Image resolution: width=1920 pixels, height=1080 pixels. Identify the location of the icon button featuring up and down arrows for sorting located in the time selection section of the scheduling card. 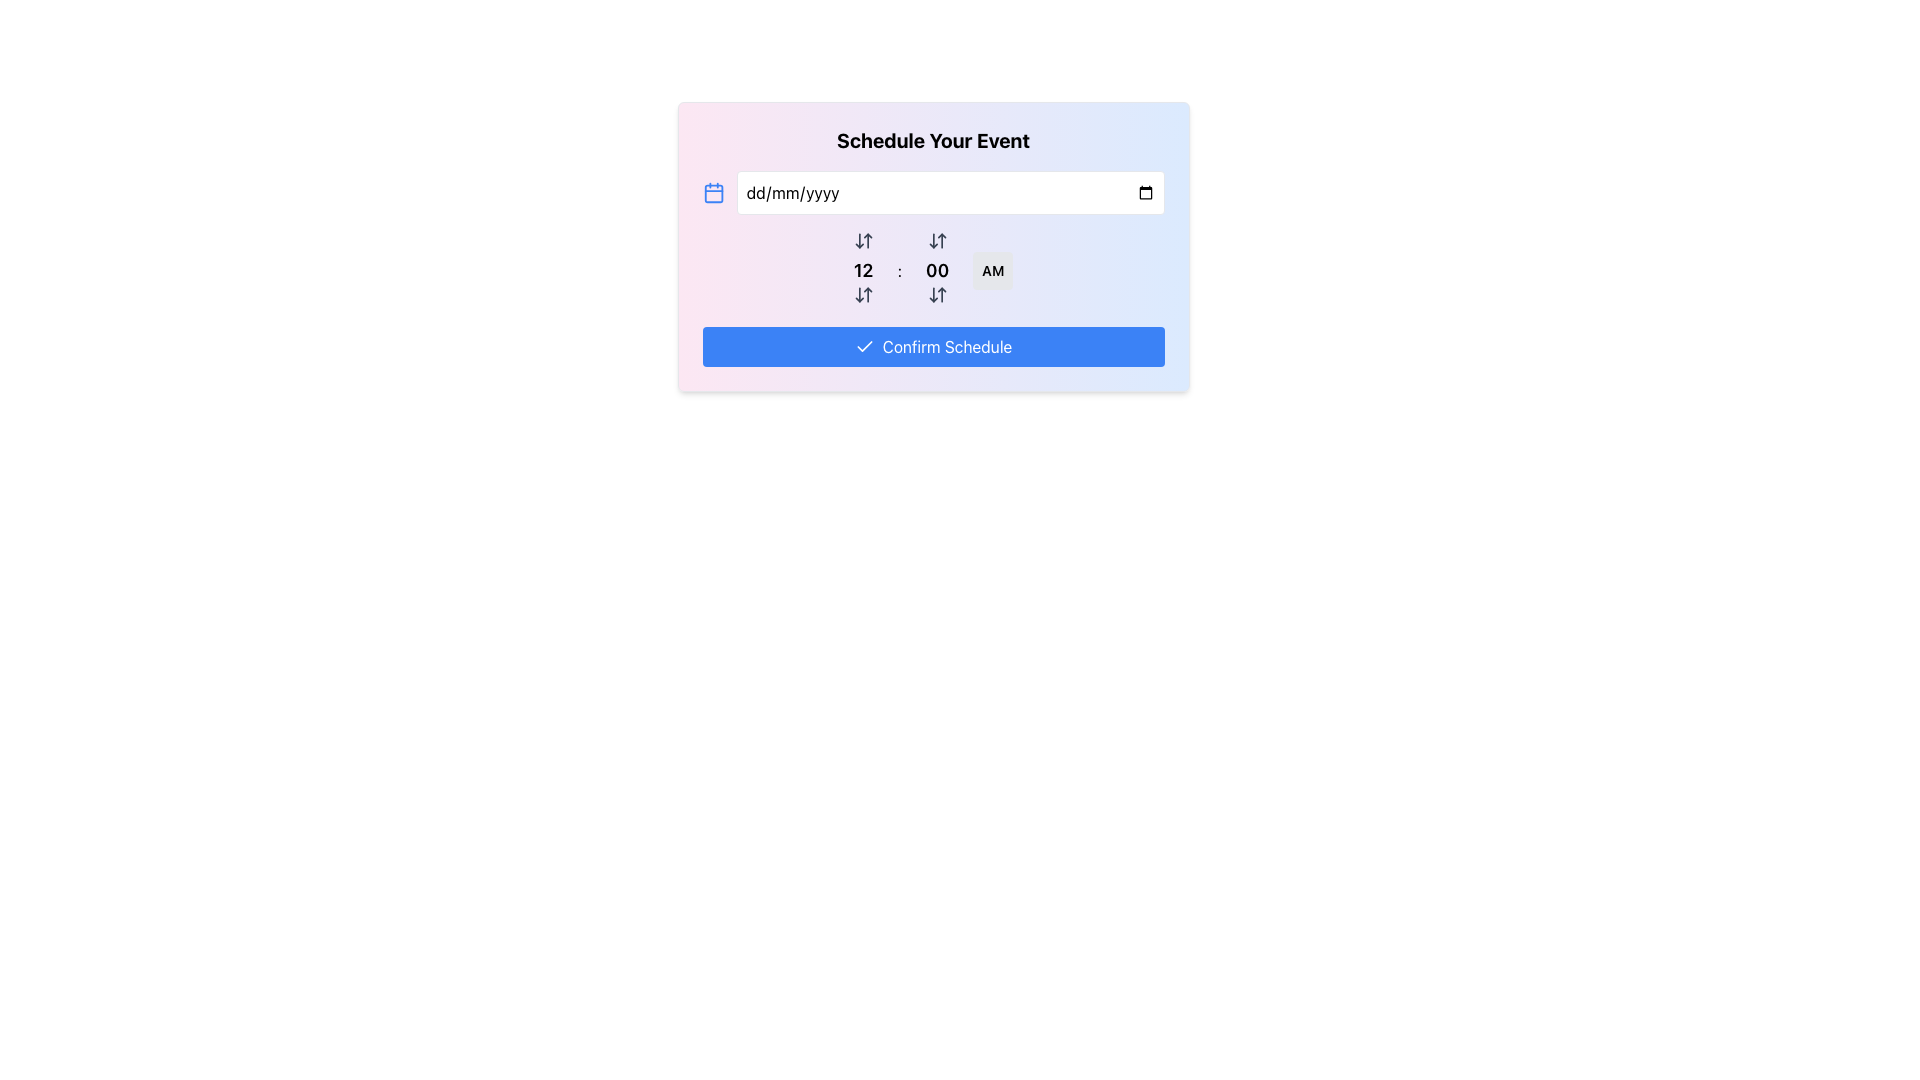
(936, 239).